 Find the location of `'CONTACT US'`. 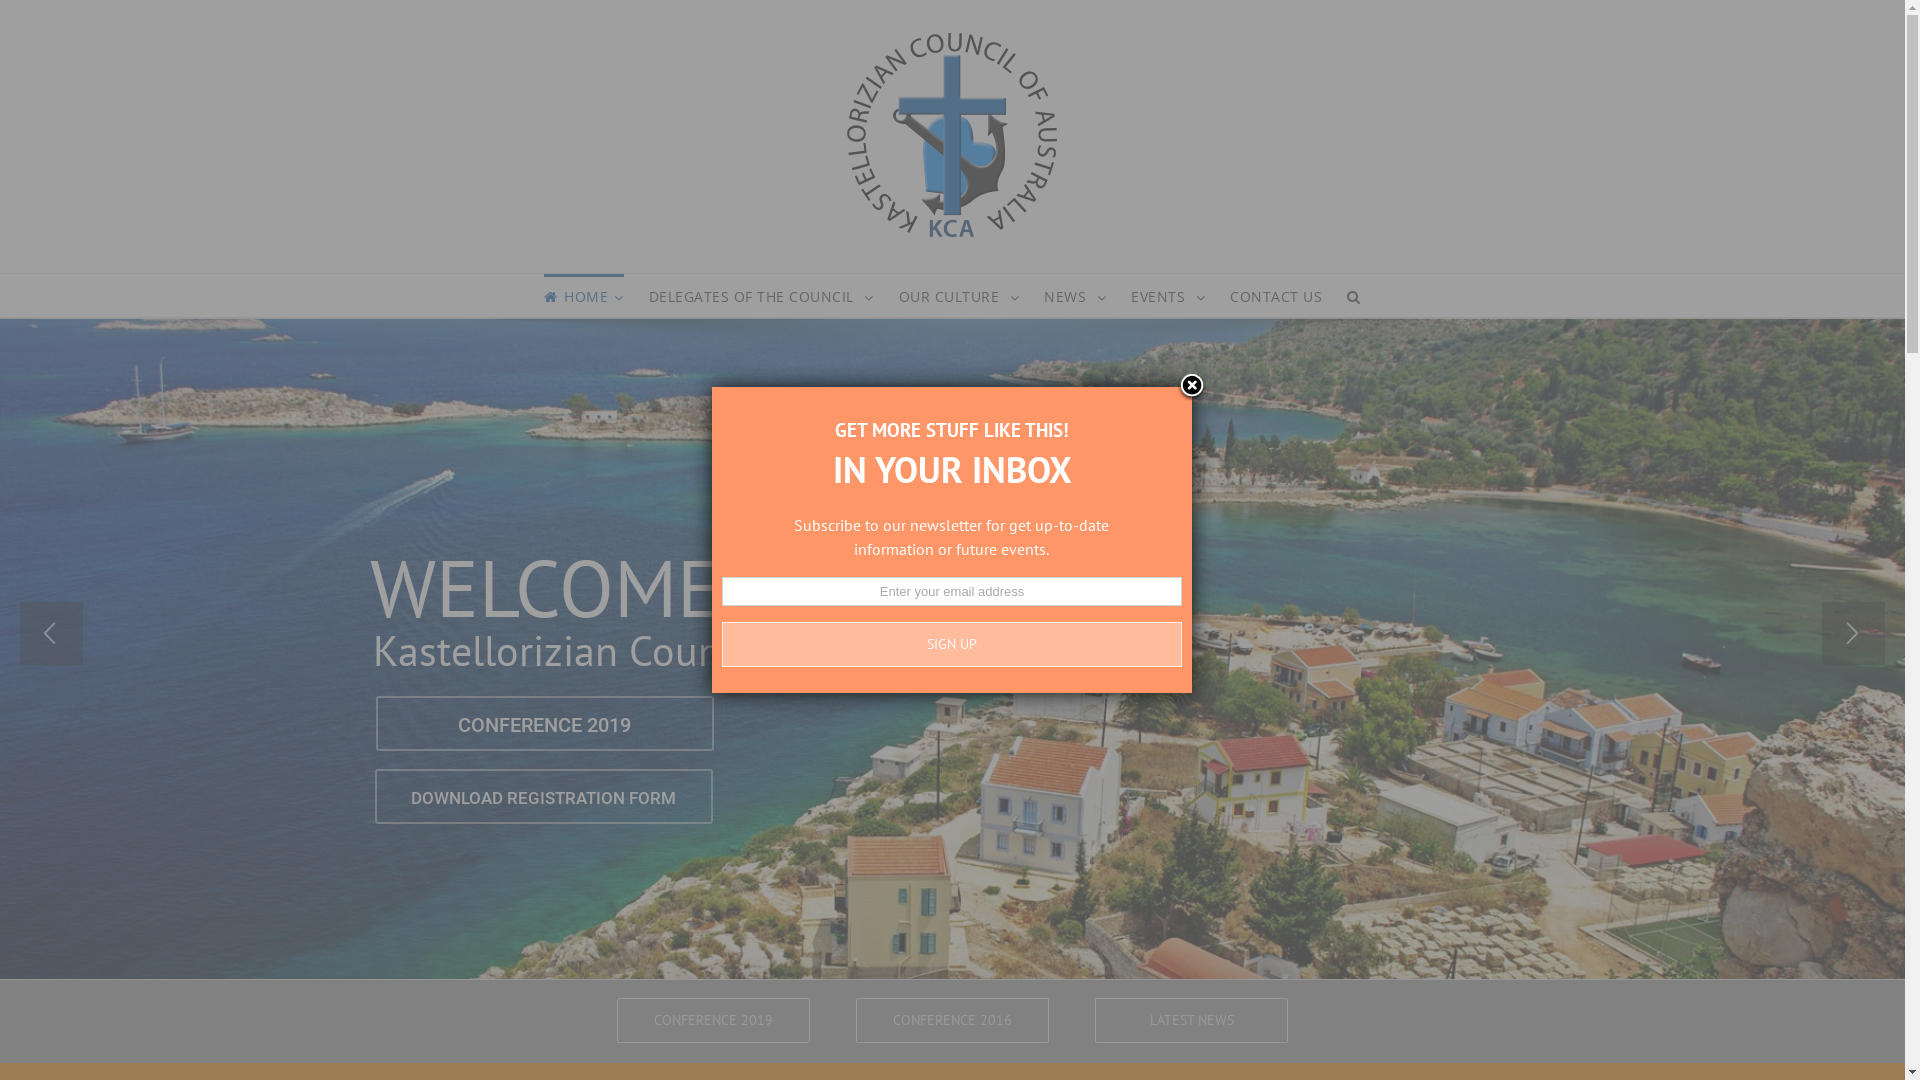

'CONTACT US' is located at coordinates (1228, 295).